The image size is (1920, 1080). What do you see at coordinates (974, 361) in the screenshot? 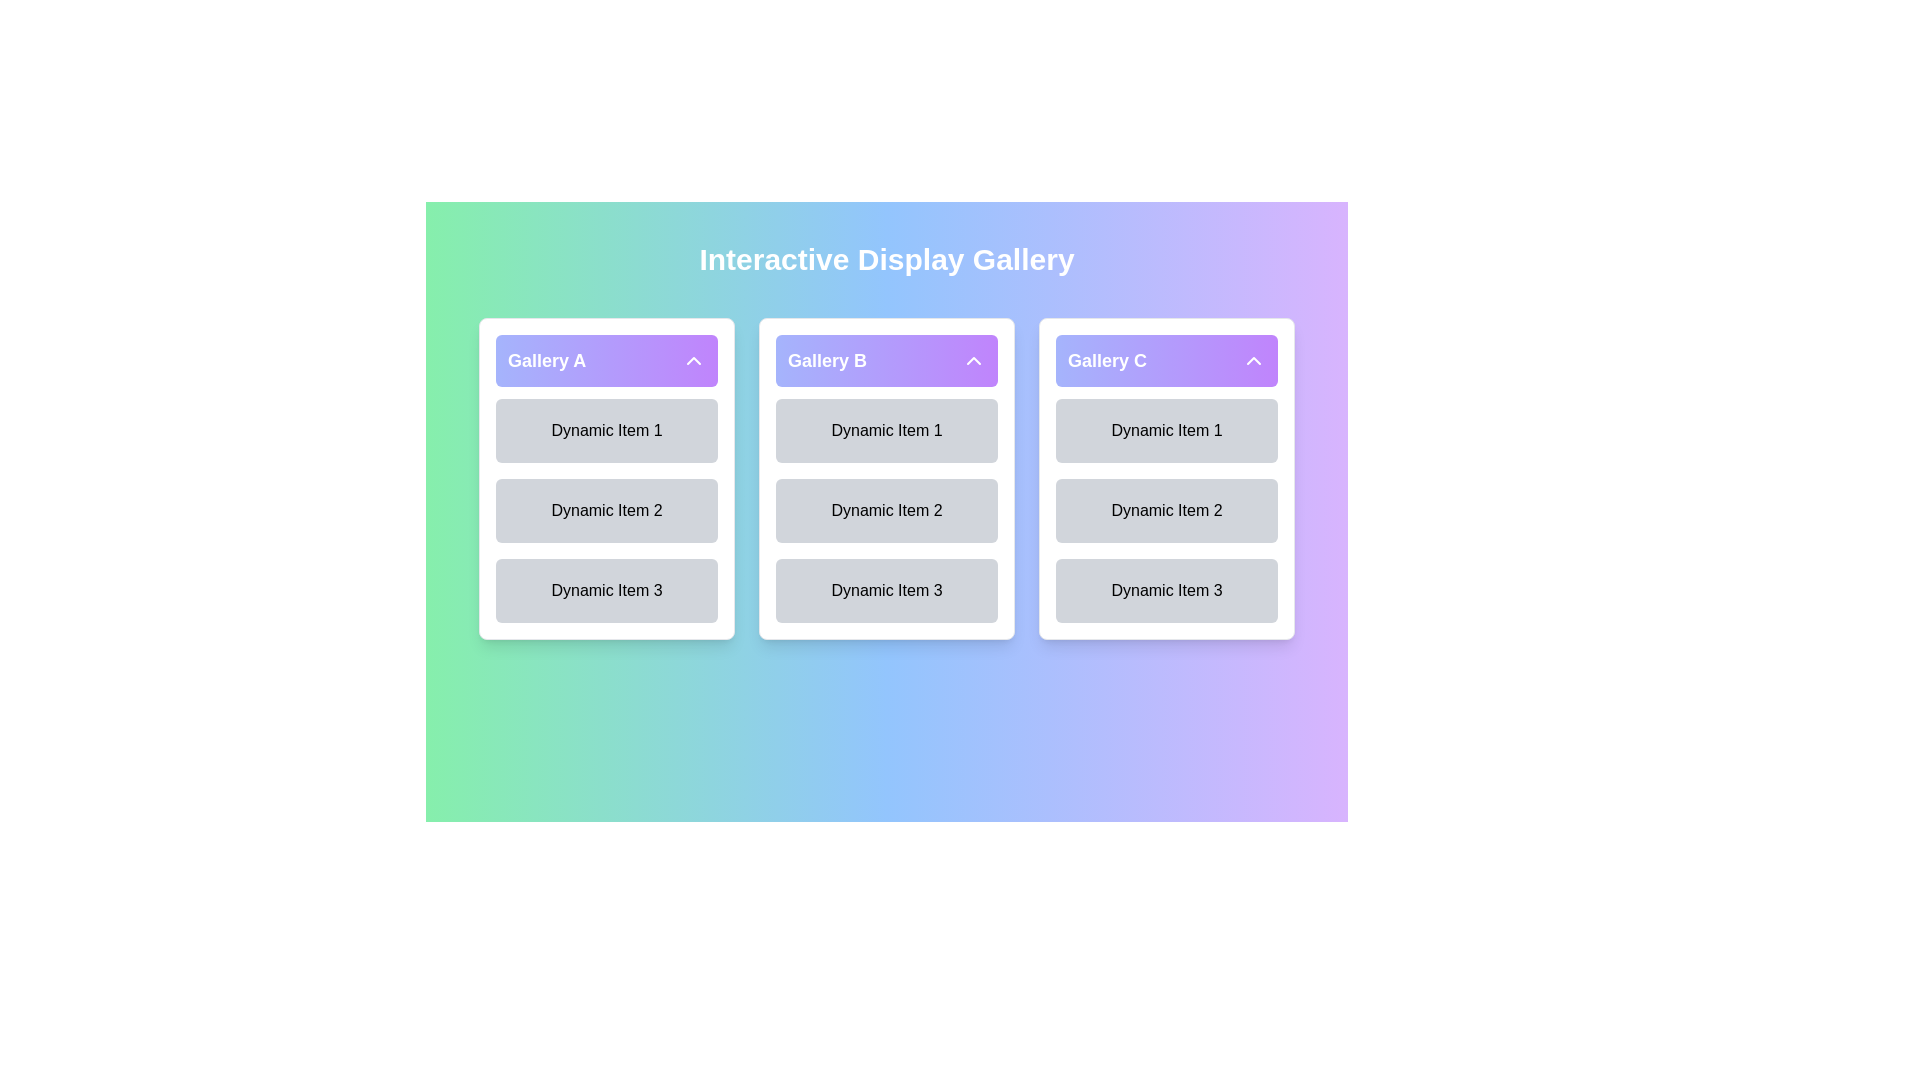
I see `the Chevron Up icon located at the top-right corner of the 'Gallery B' card's title bar, which functions as a toggle for expanding or collapsing content` at bounding box center [974, 361].